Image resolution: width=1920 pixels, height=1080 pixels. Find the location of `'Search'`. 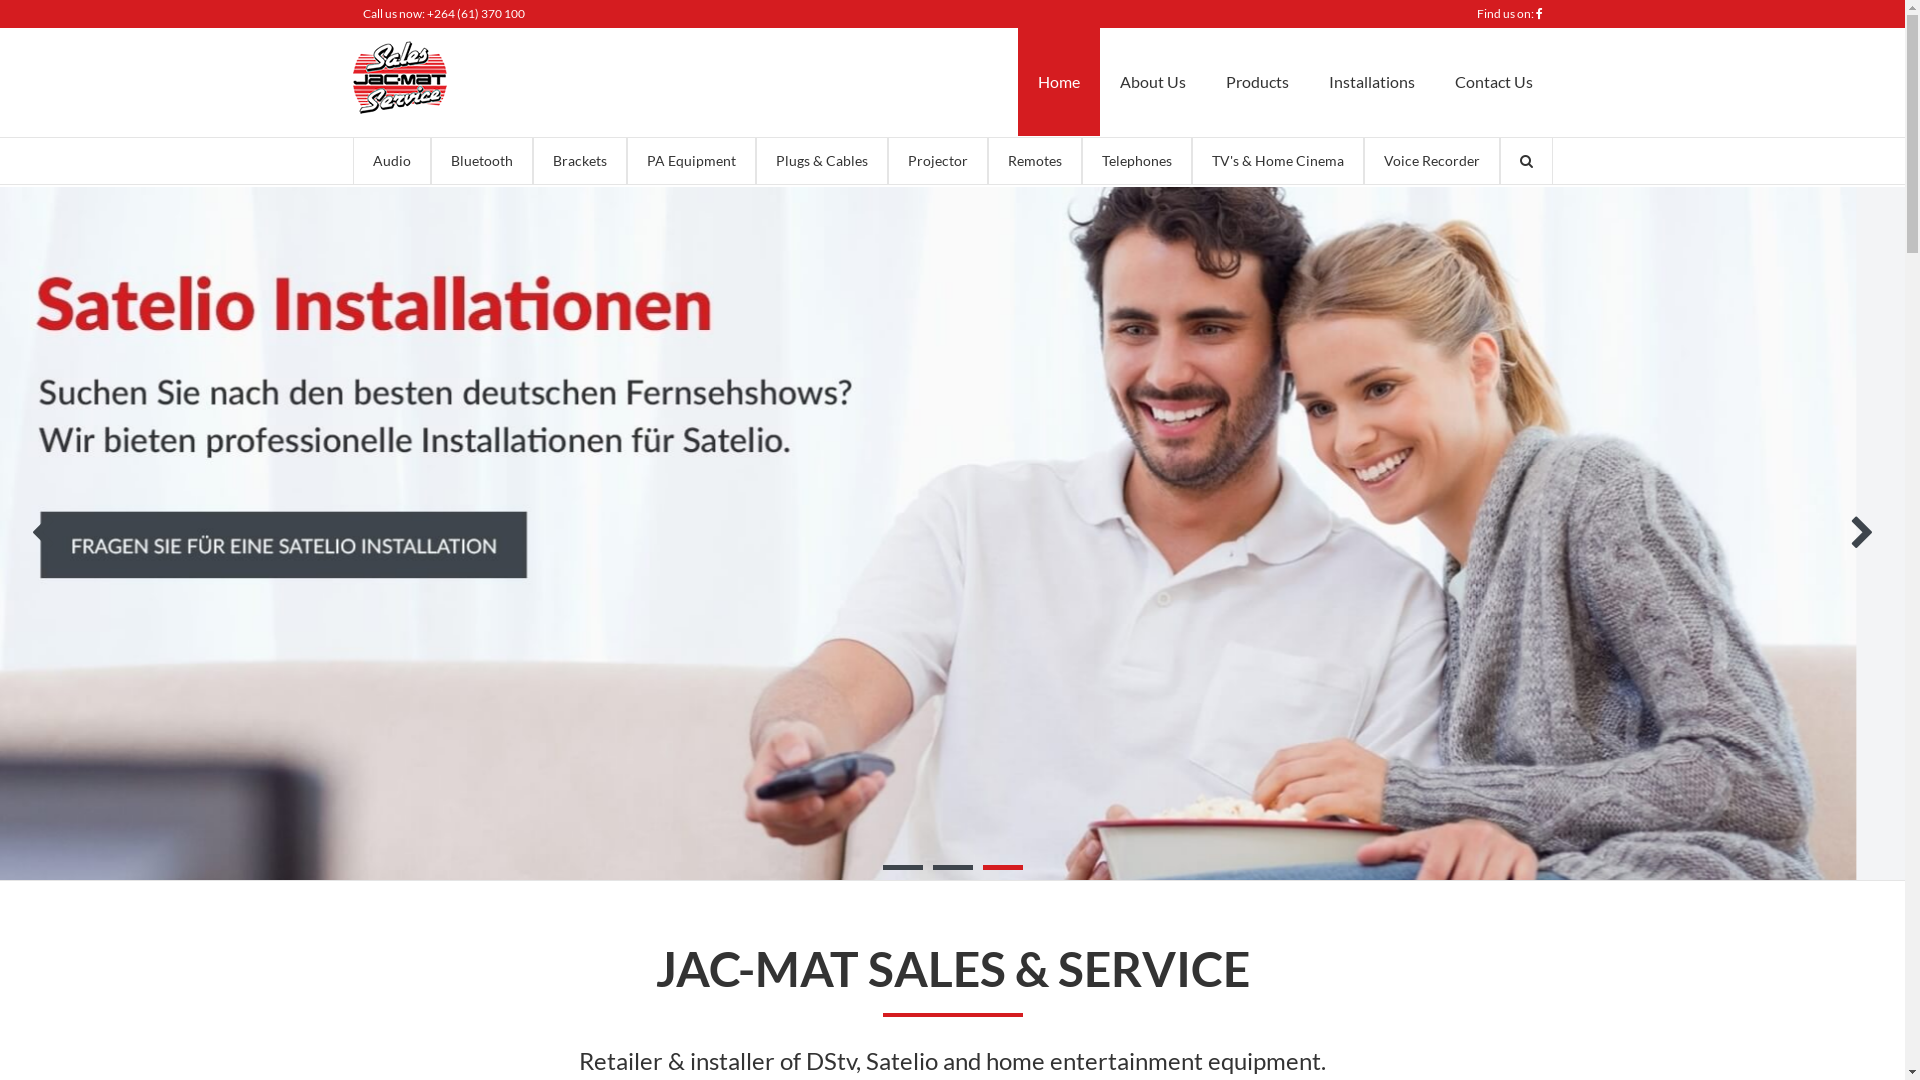

'Search' is located at coordinates (1499, 160).